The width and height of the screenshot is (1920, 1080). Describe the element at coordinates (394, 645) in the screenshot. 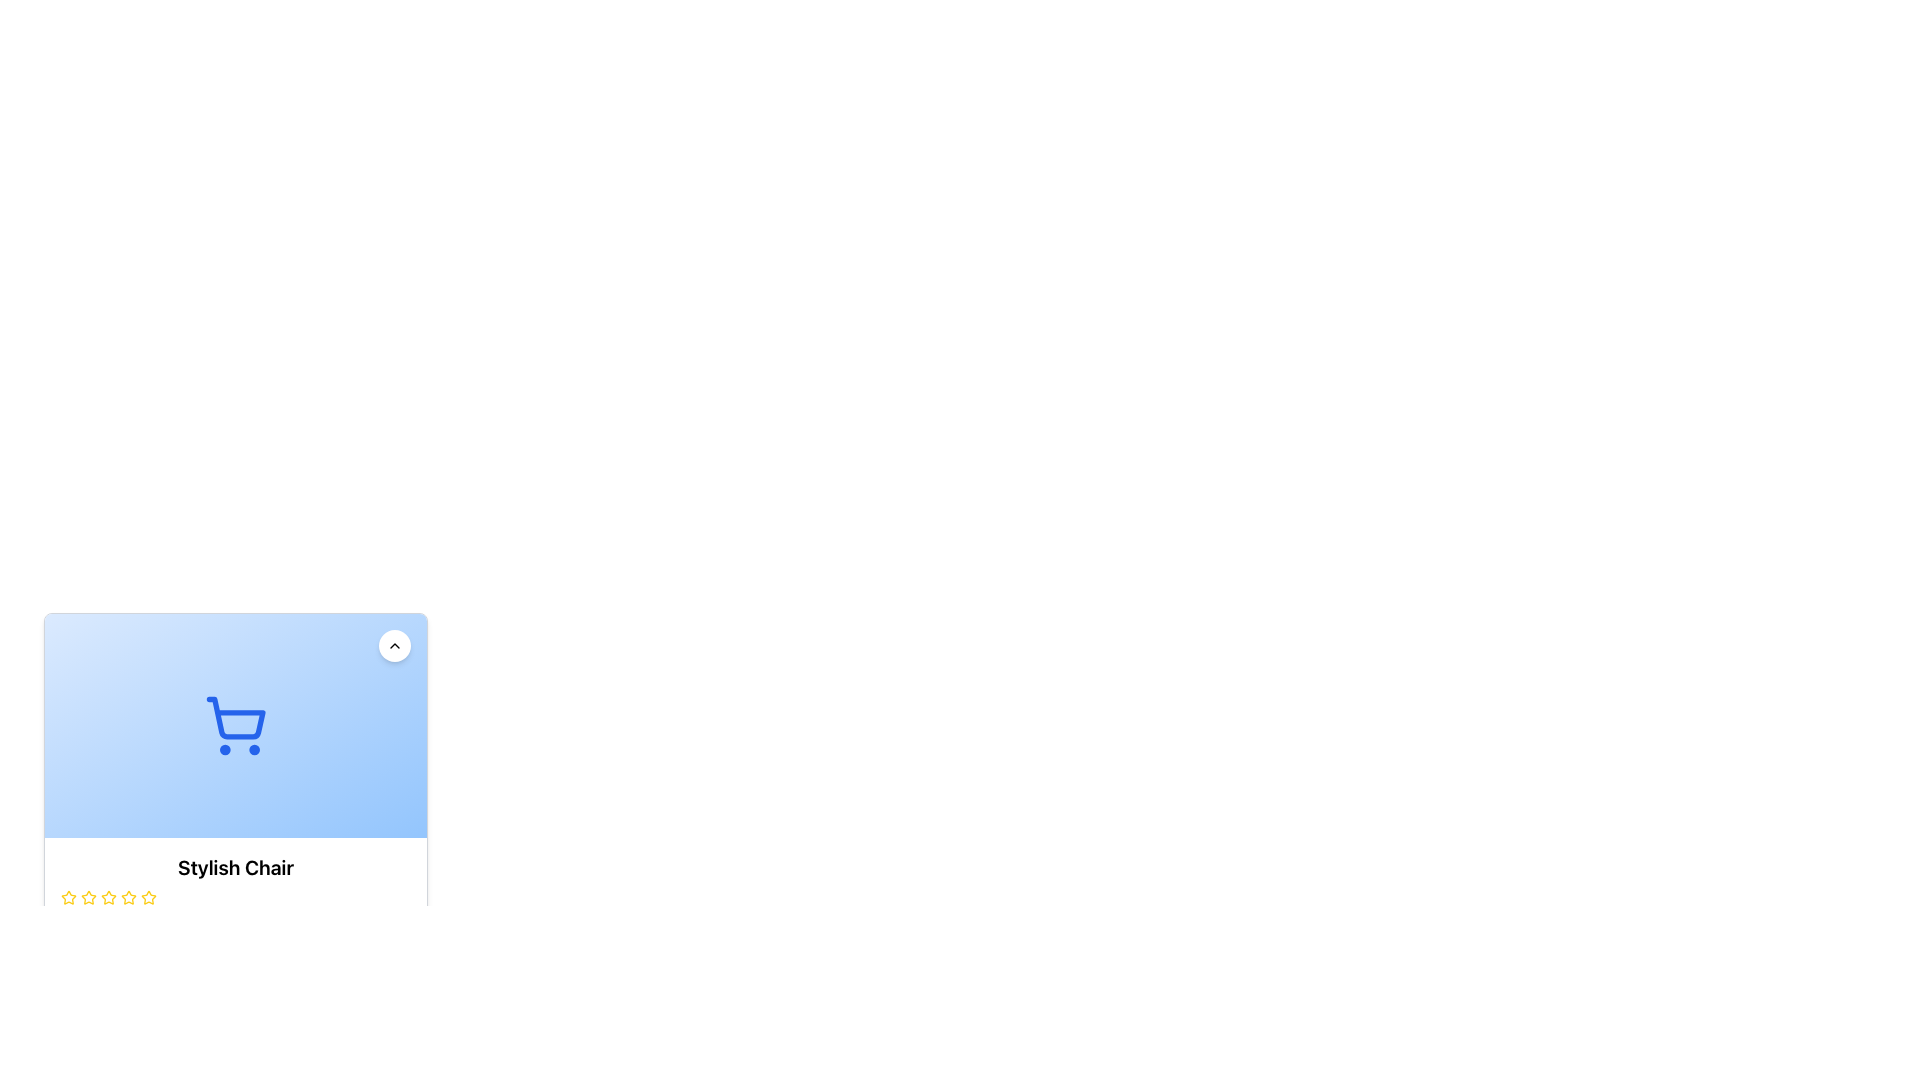

I see `the SVG Icon located at the top-right corner of the card-like layout, which serves as a control for triggering upward scrolling or navigation` at that location.